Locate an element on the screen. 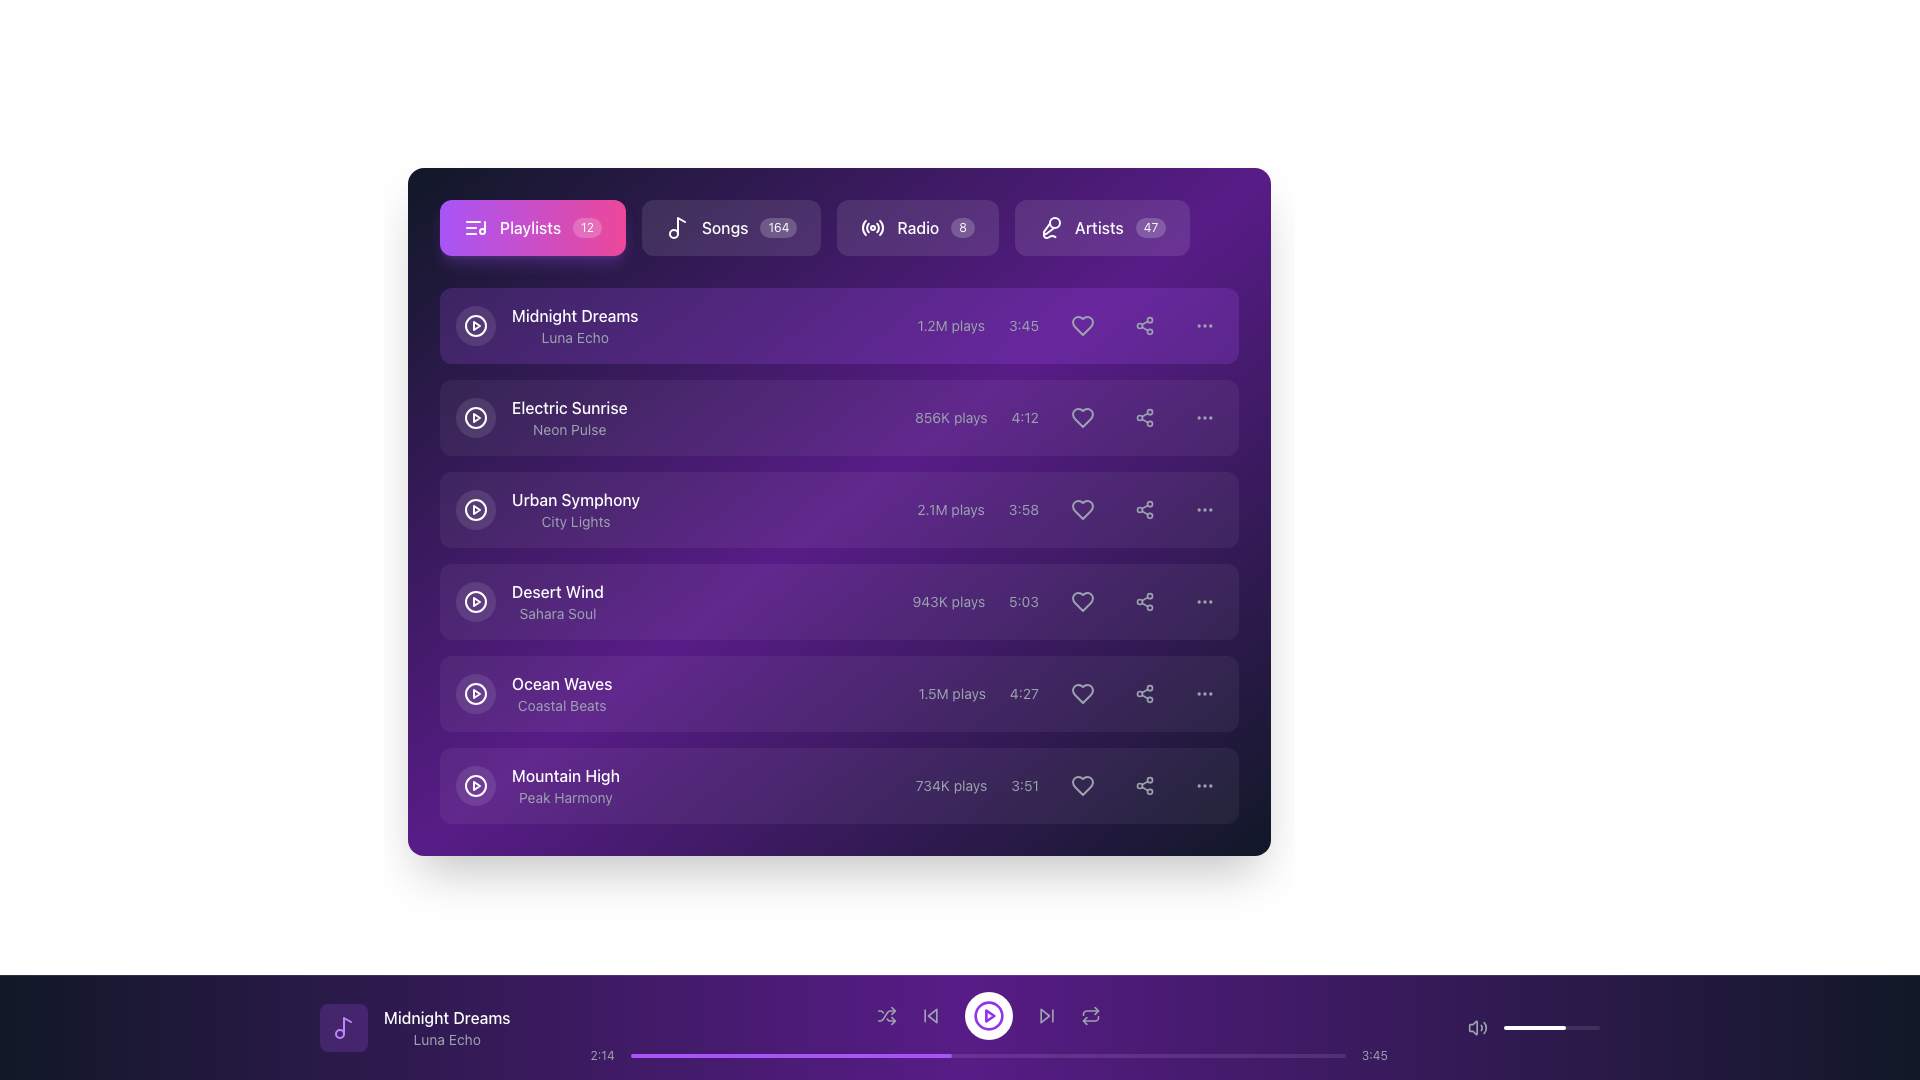 This screenshot has width=1920, height=1080. the text block titled 'Ocean Waves' is located at coordinates (560, 693).